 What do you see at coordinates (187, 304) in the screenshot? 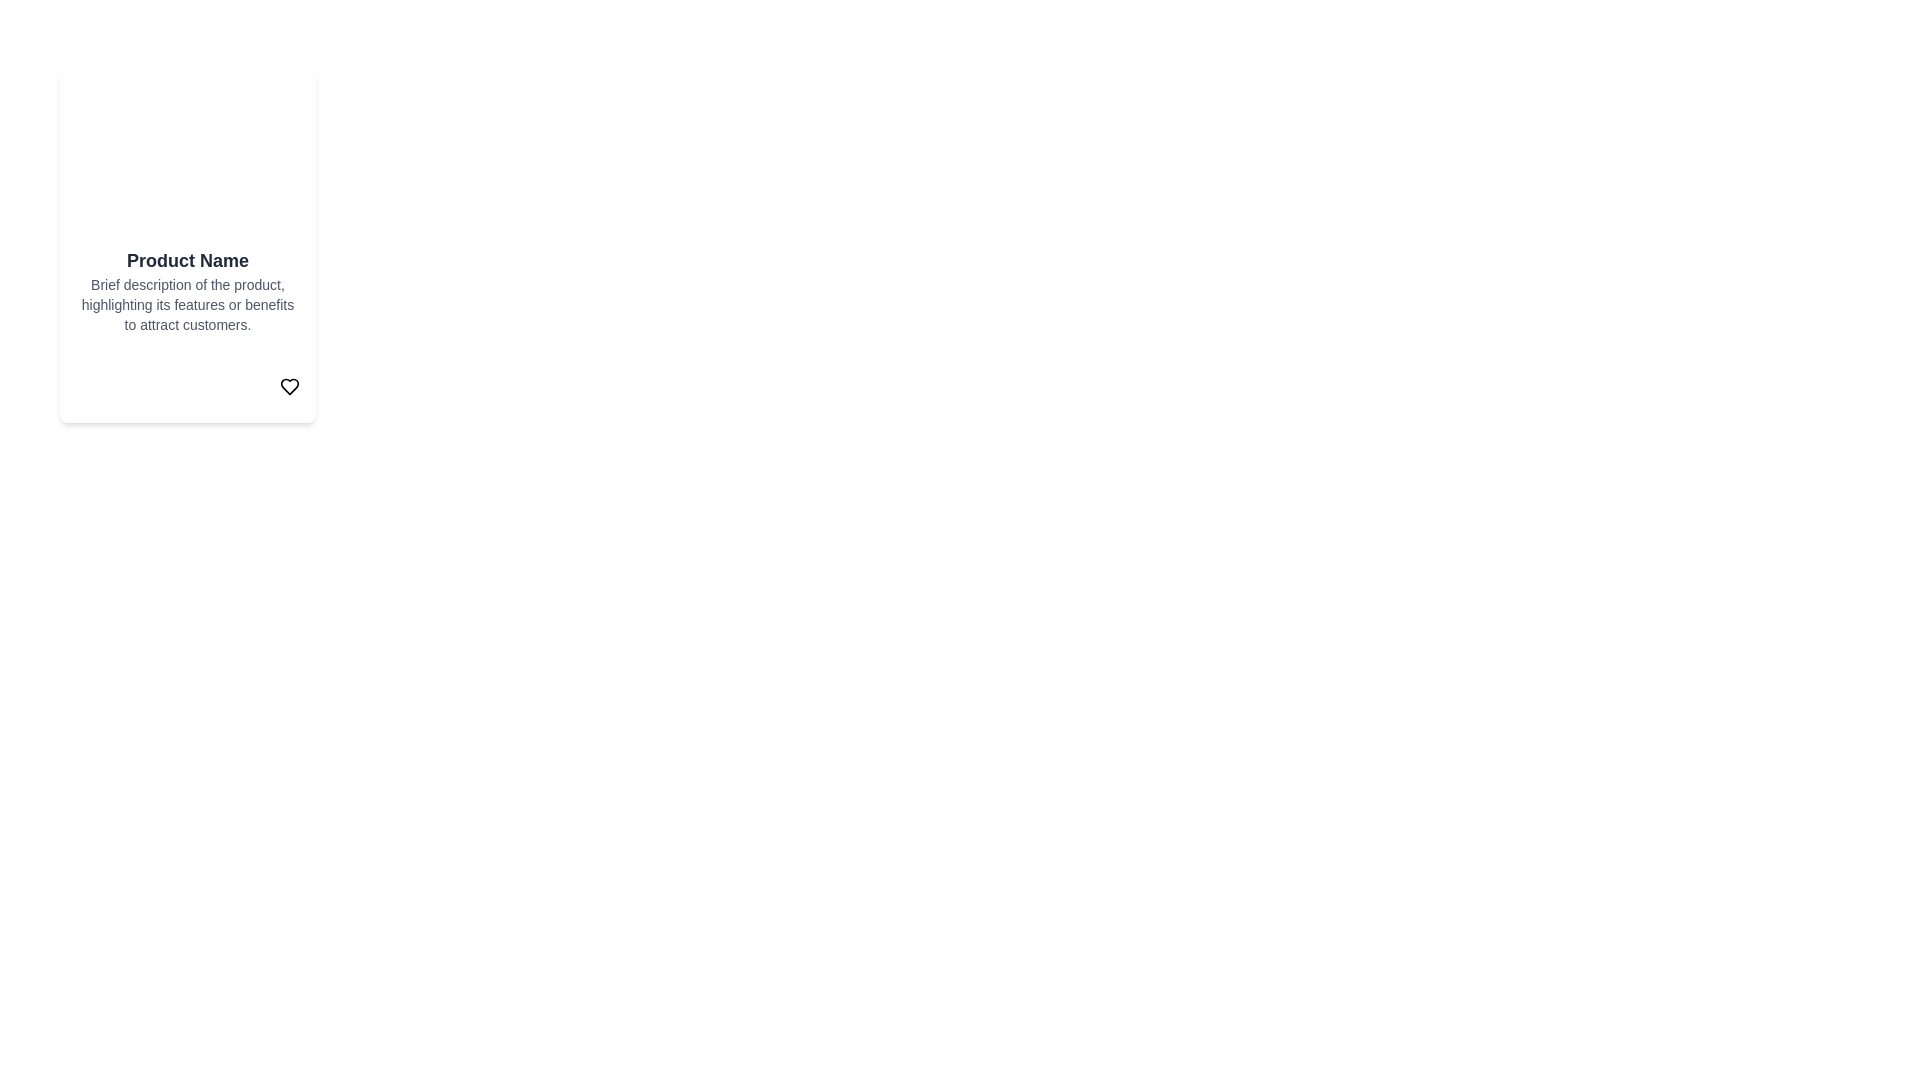
I see `product description displayed in the text field that is positioned below the 'Product Name'` at bounding box center [187, 304].